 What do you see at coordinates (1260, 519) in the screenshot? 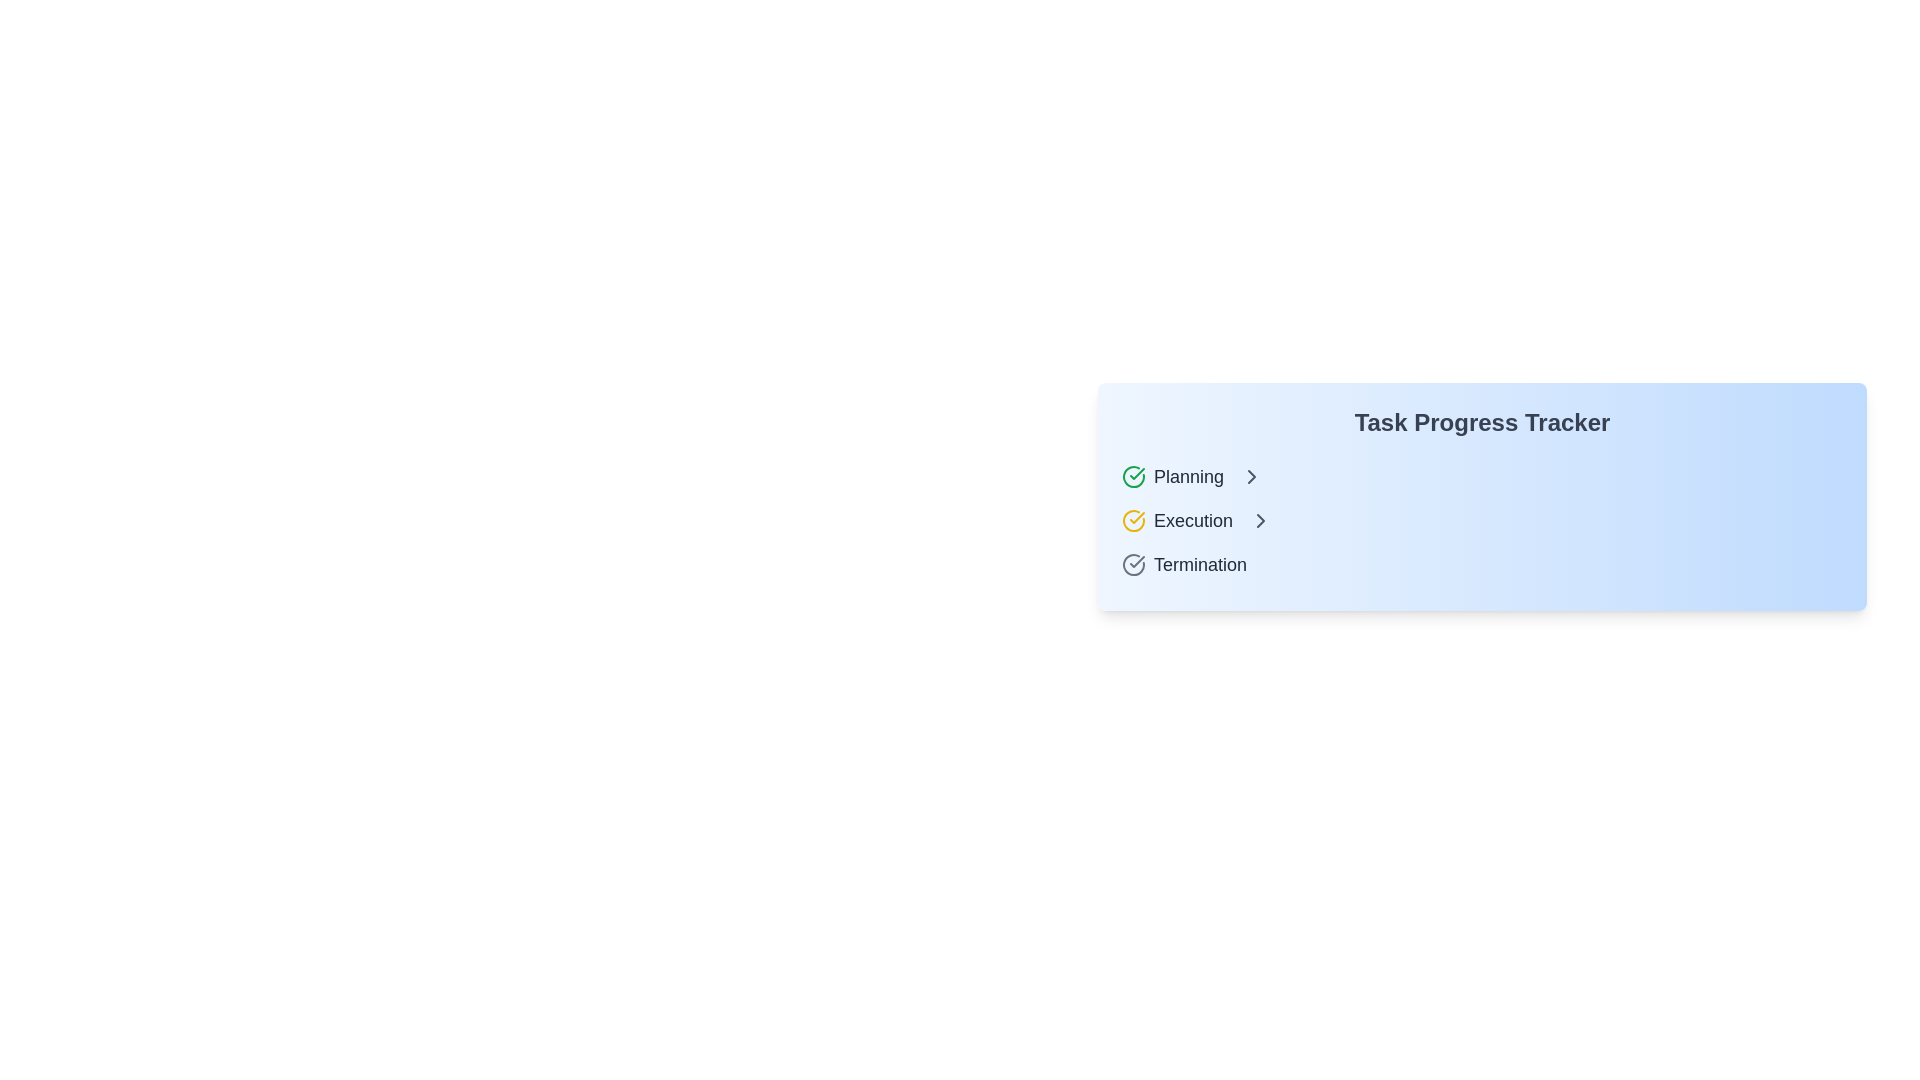
I see `the right-pointing arrow icon styled with a thin, rounded stroke and gray color, located immediately to the right of the 'Execution' label in the task progress tracker interface` at bounding box center [1260, 519].